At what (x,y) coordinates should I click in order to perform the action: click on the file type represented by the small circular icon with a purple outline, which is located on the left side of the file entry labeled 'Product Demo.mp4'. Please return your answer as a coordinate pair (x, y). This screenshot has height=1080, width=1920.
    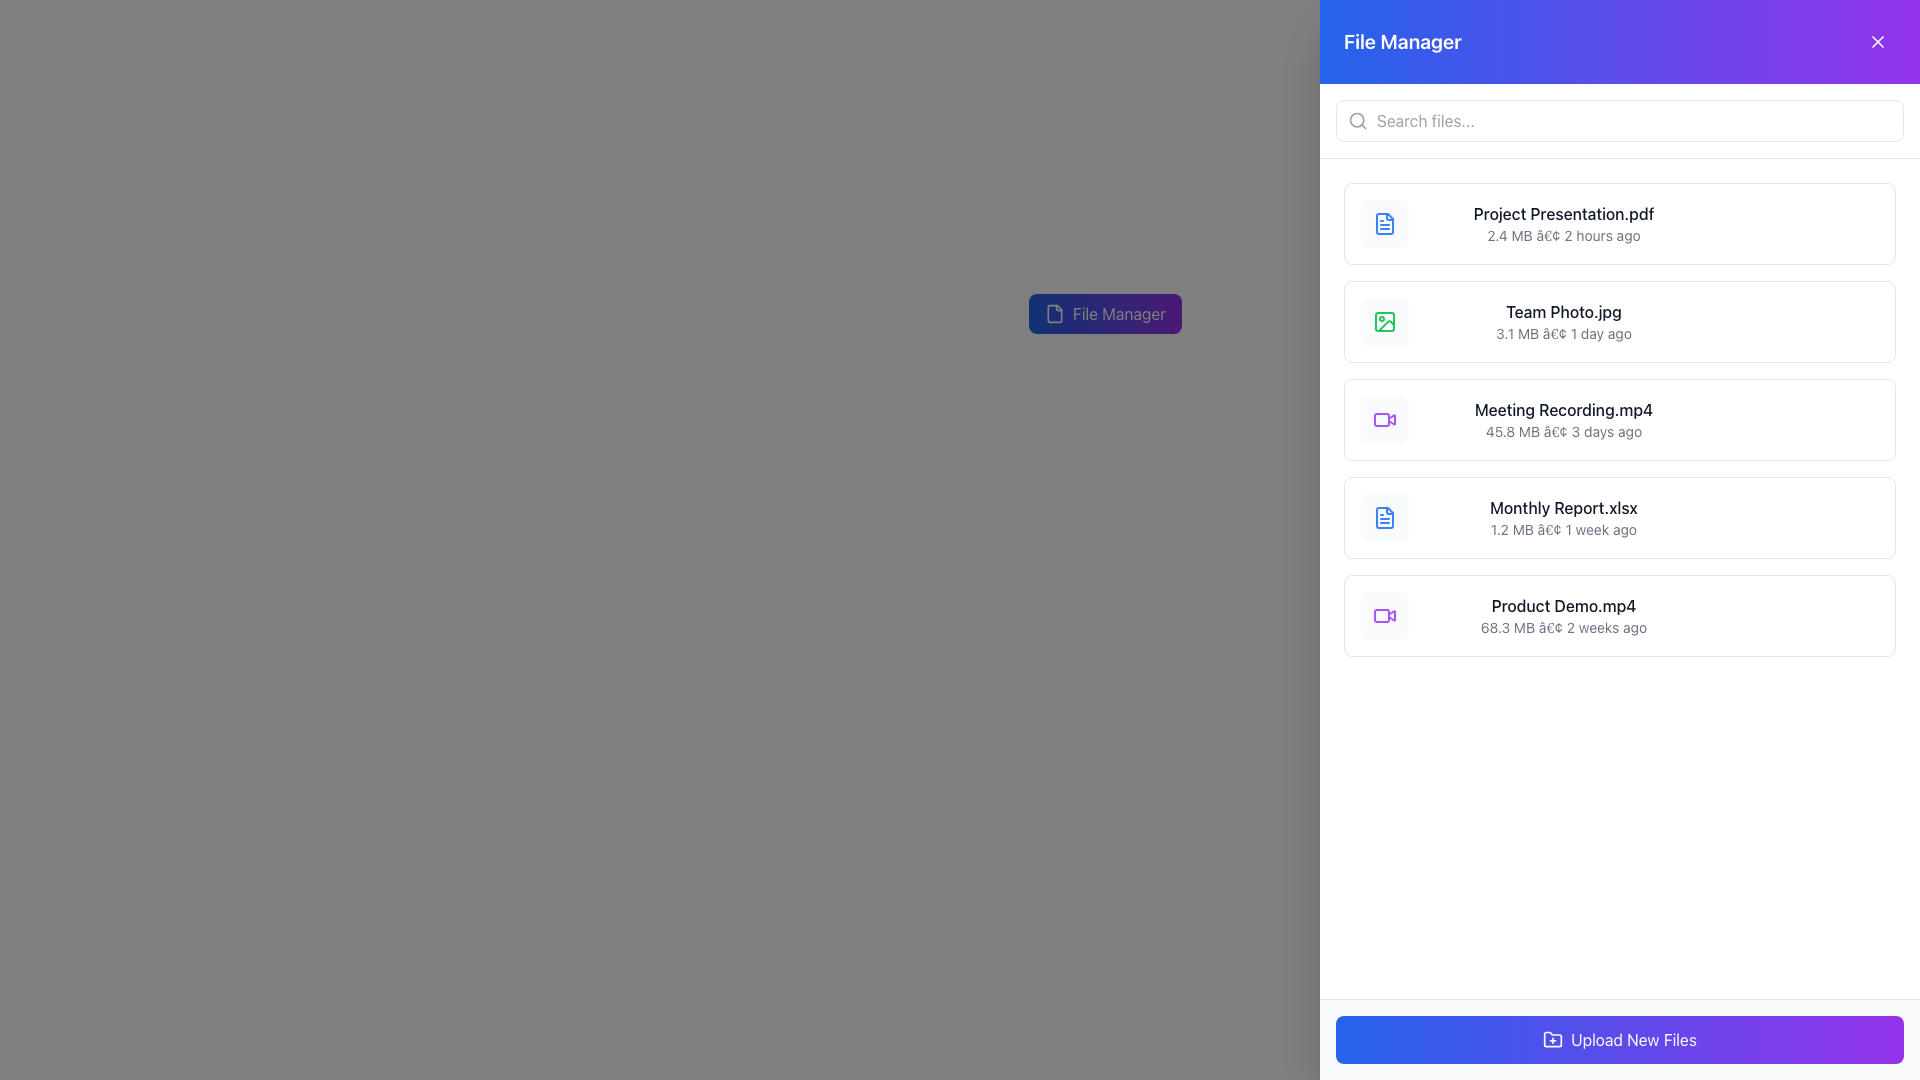
    Looking at the image, I should click on (1384, 615).